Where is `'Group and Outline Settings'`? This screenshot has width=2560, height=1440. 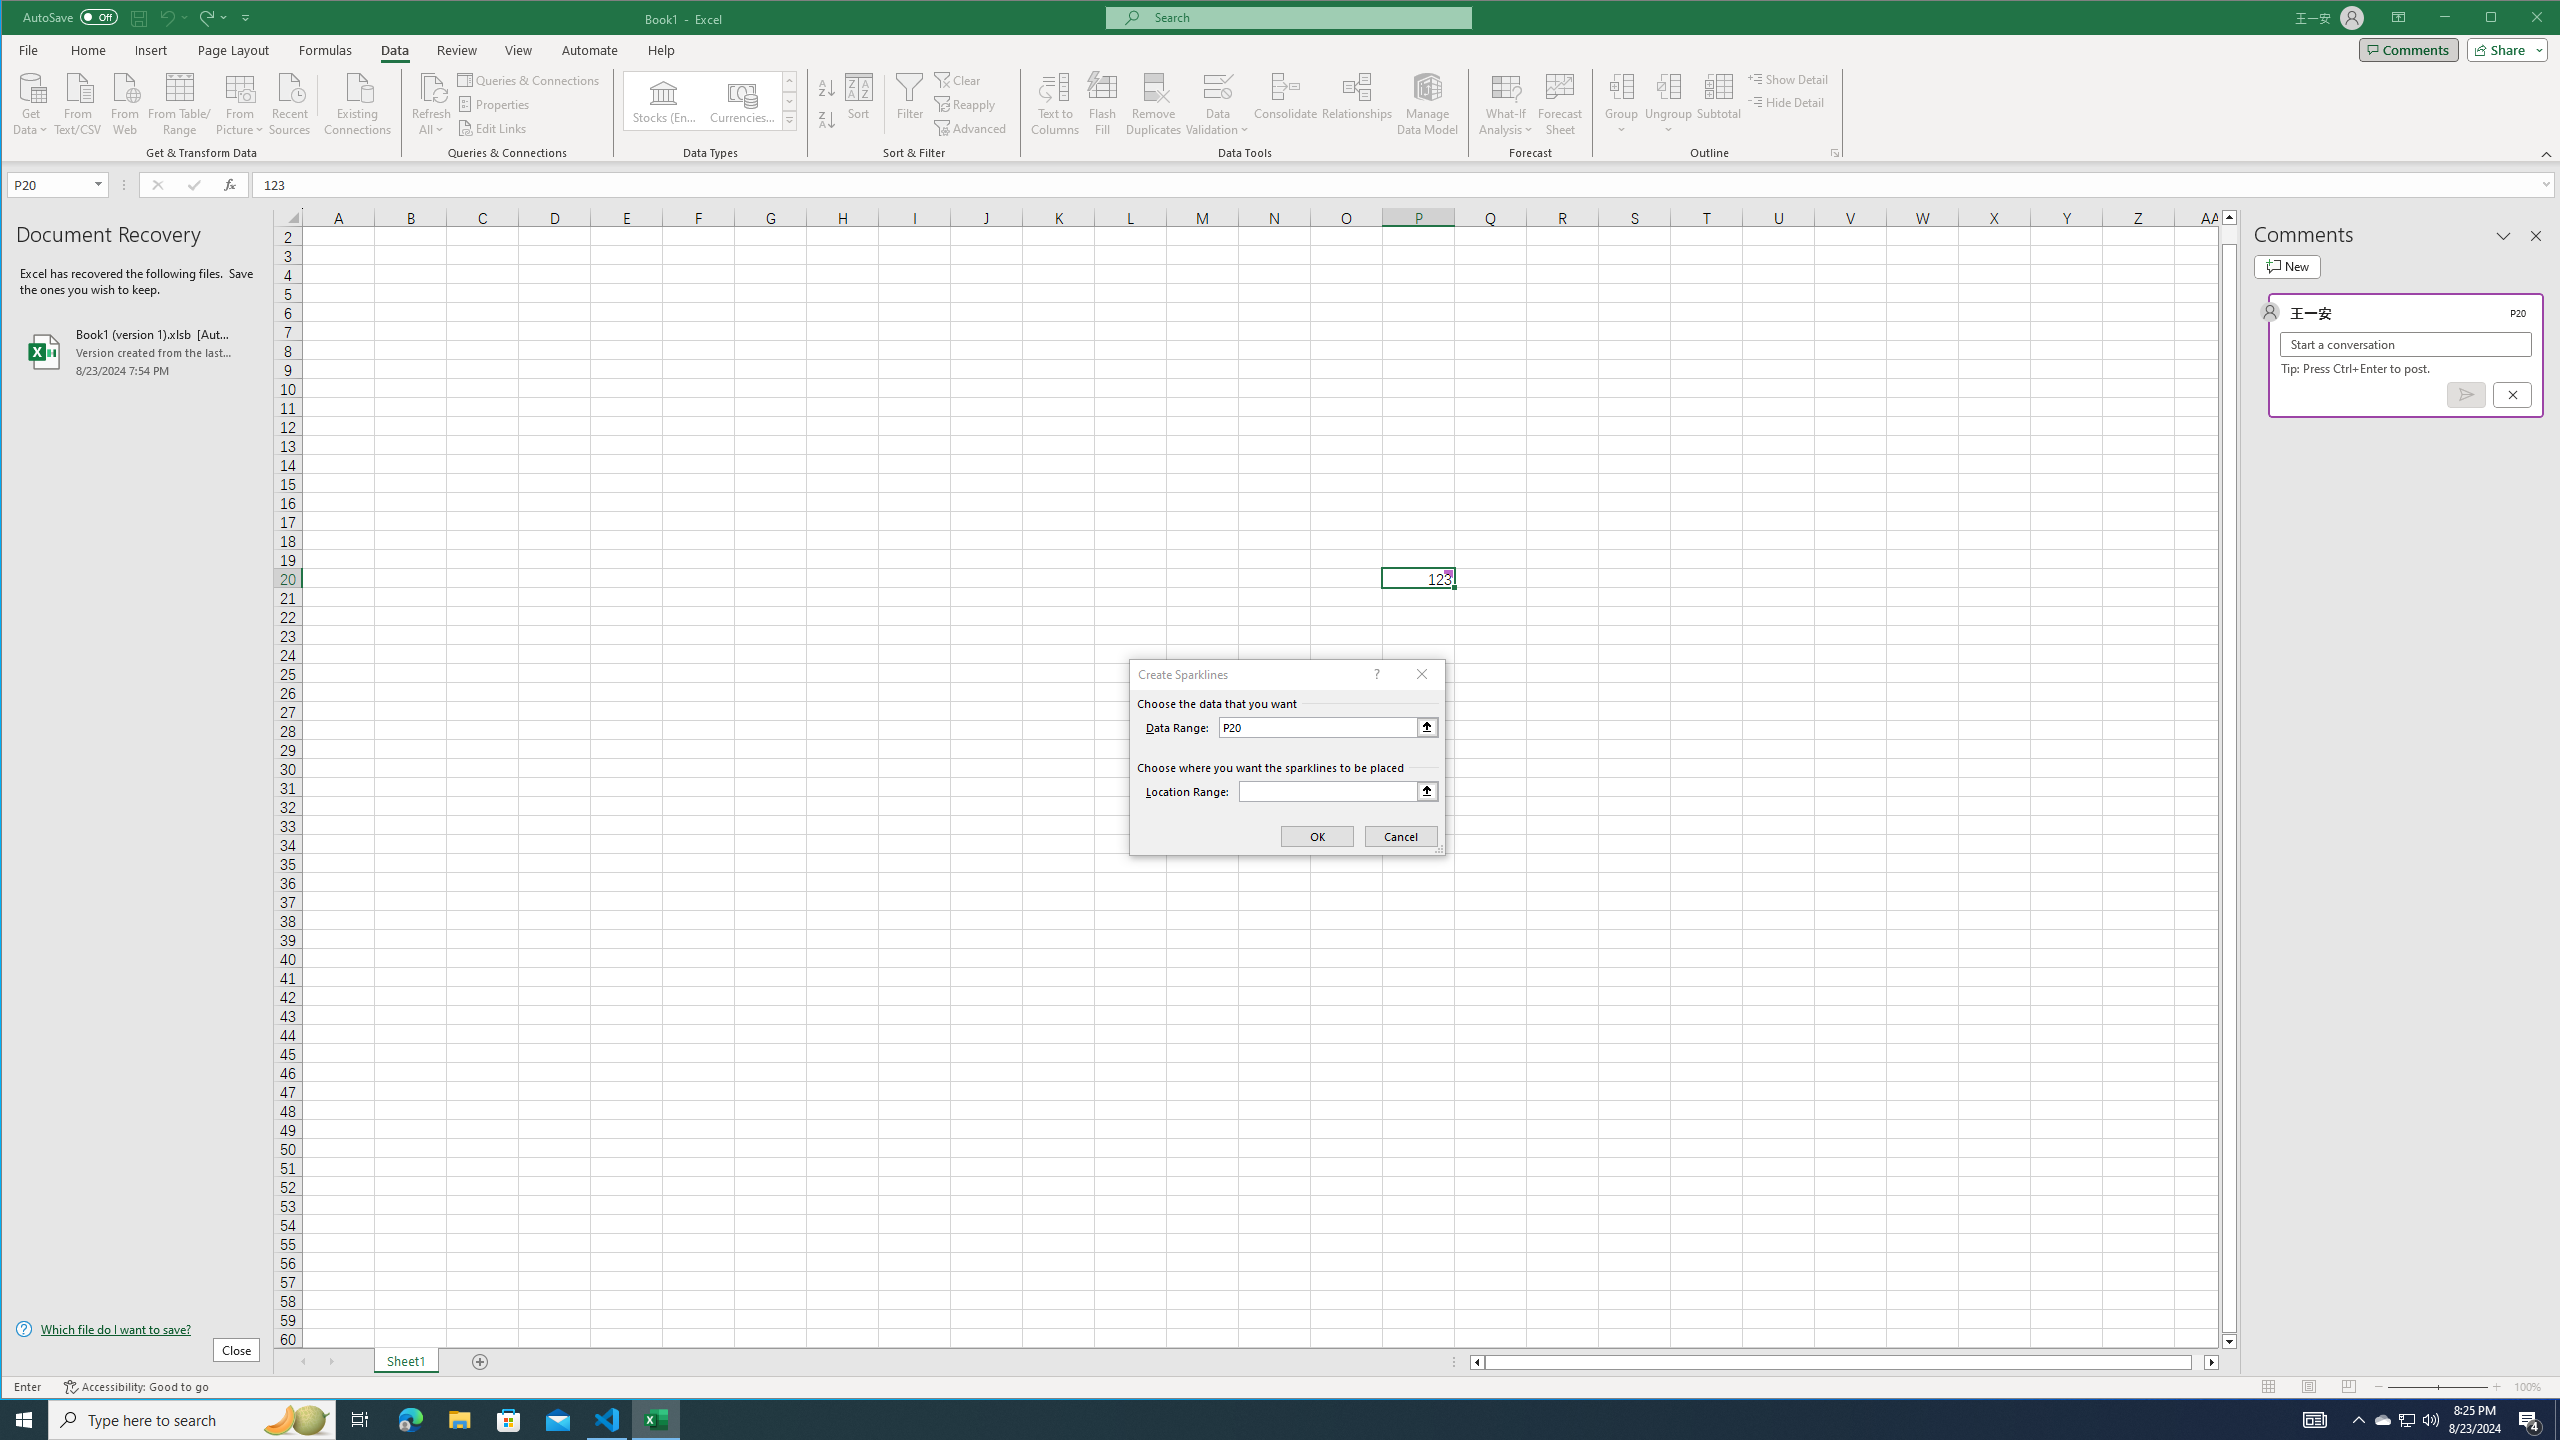 'Group and Outline Settings' is located at coordinates (1834, 153).